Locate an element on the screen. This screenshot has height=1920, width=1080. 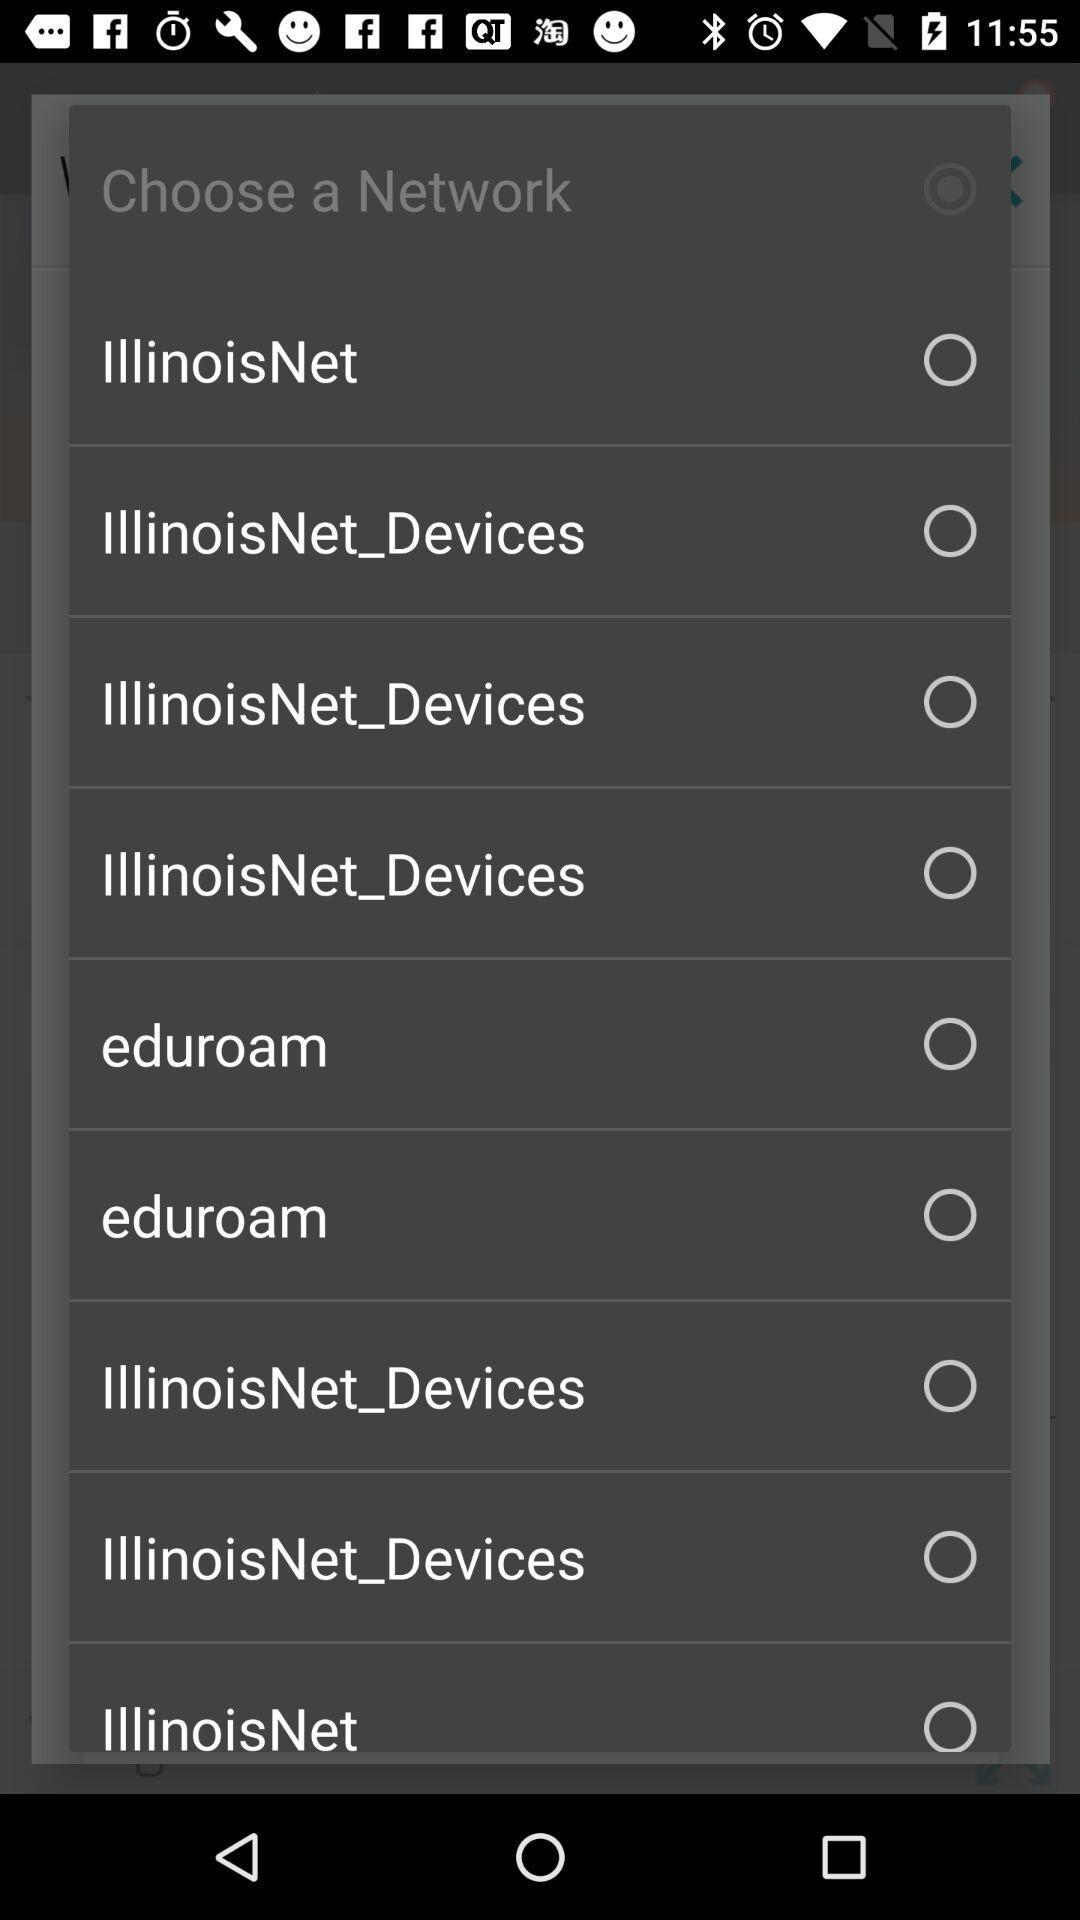
choose a network is located at coordinates (540, 188).